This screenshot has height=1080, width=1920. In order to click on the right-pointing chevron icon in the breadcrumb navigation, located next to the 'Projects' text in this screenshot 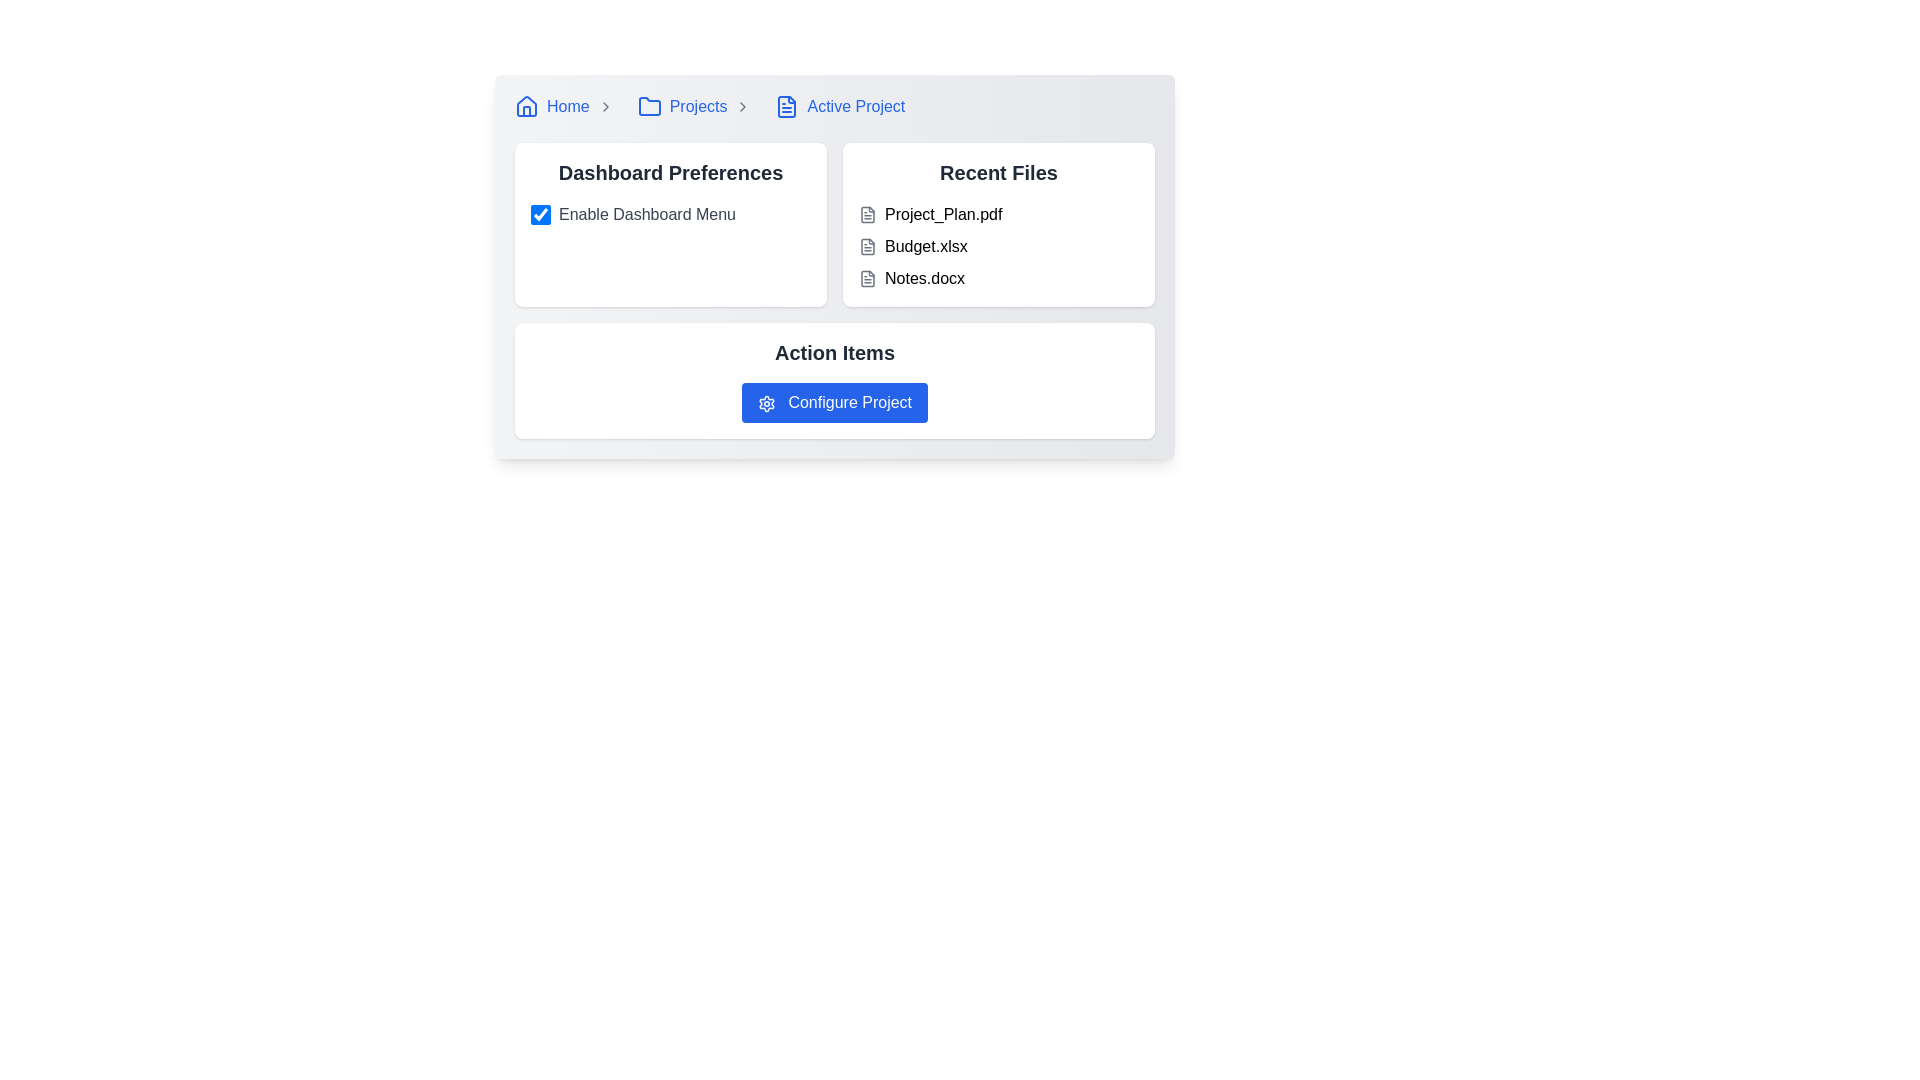, I will do `click(742, 107)`.